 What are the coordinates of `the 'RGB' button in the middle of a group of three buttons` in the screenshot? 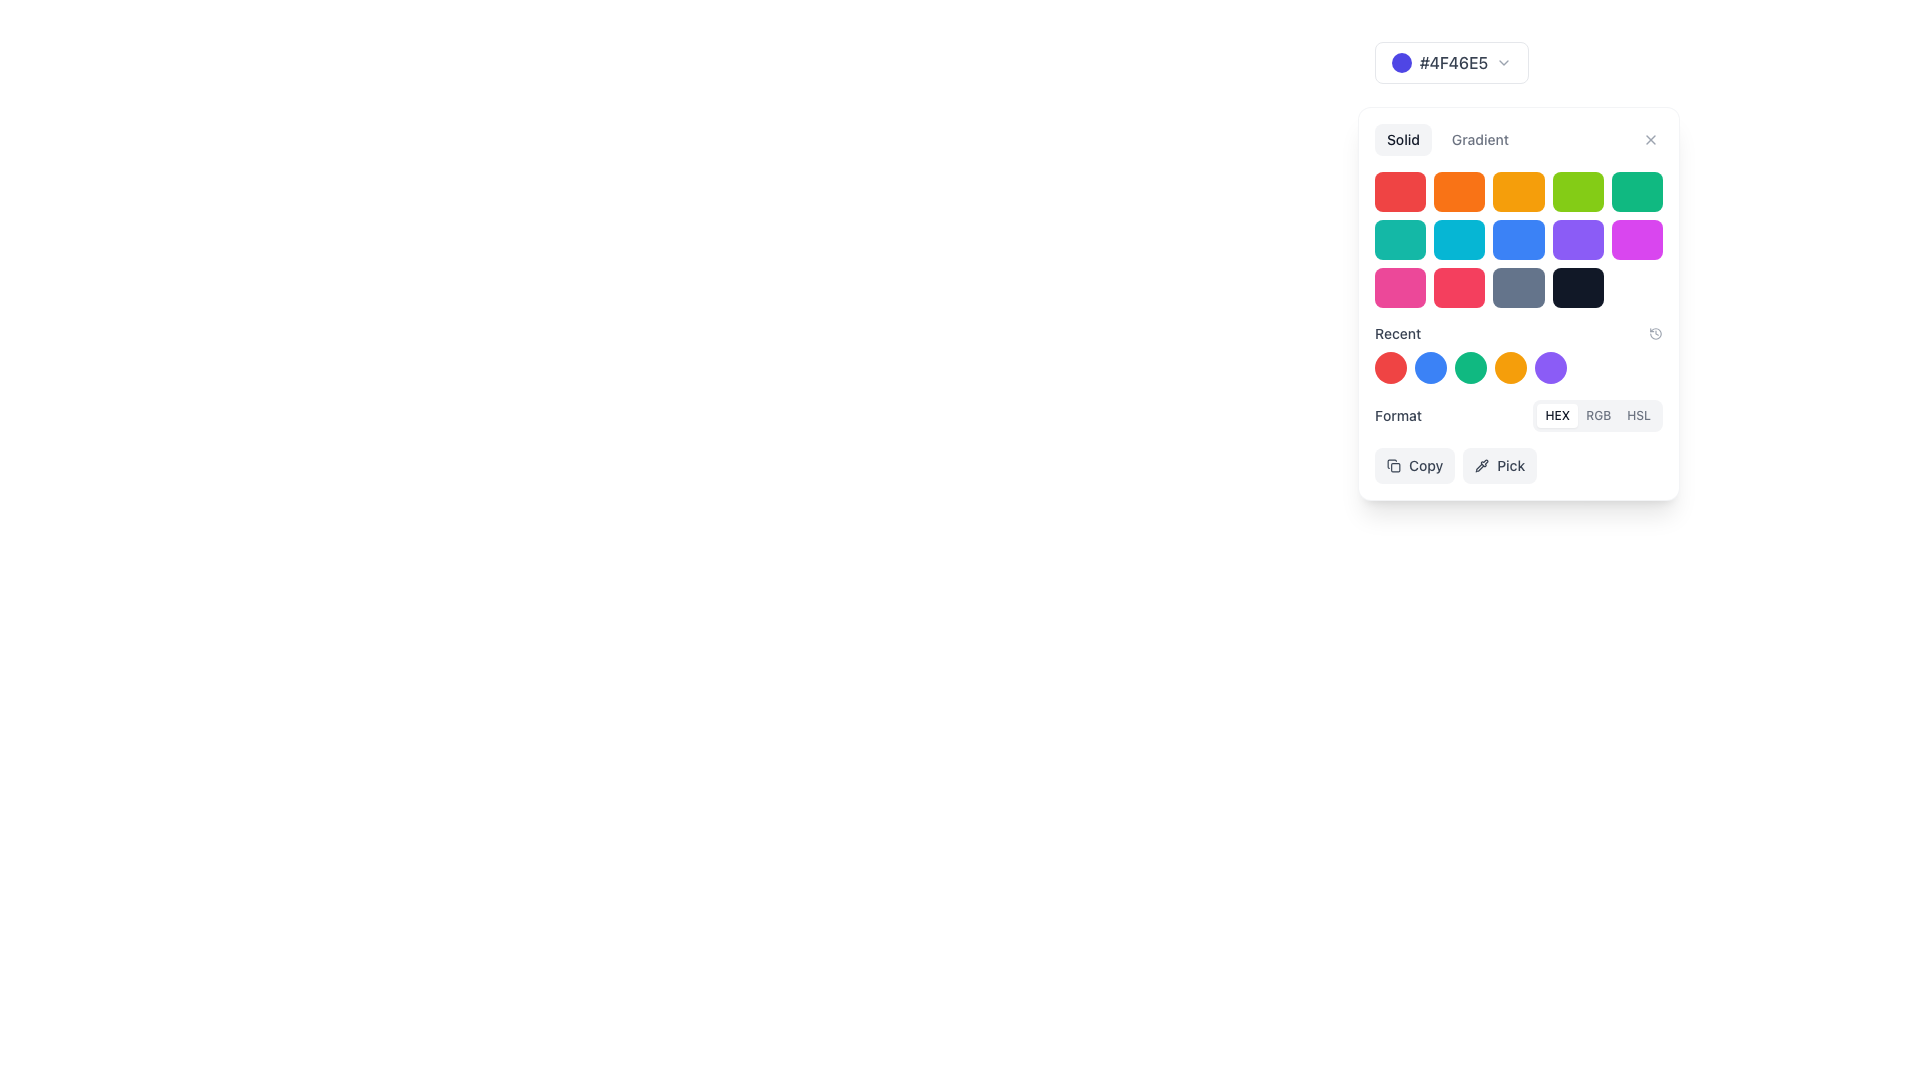 It's located at (1597, 415).